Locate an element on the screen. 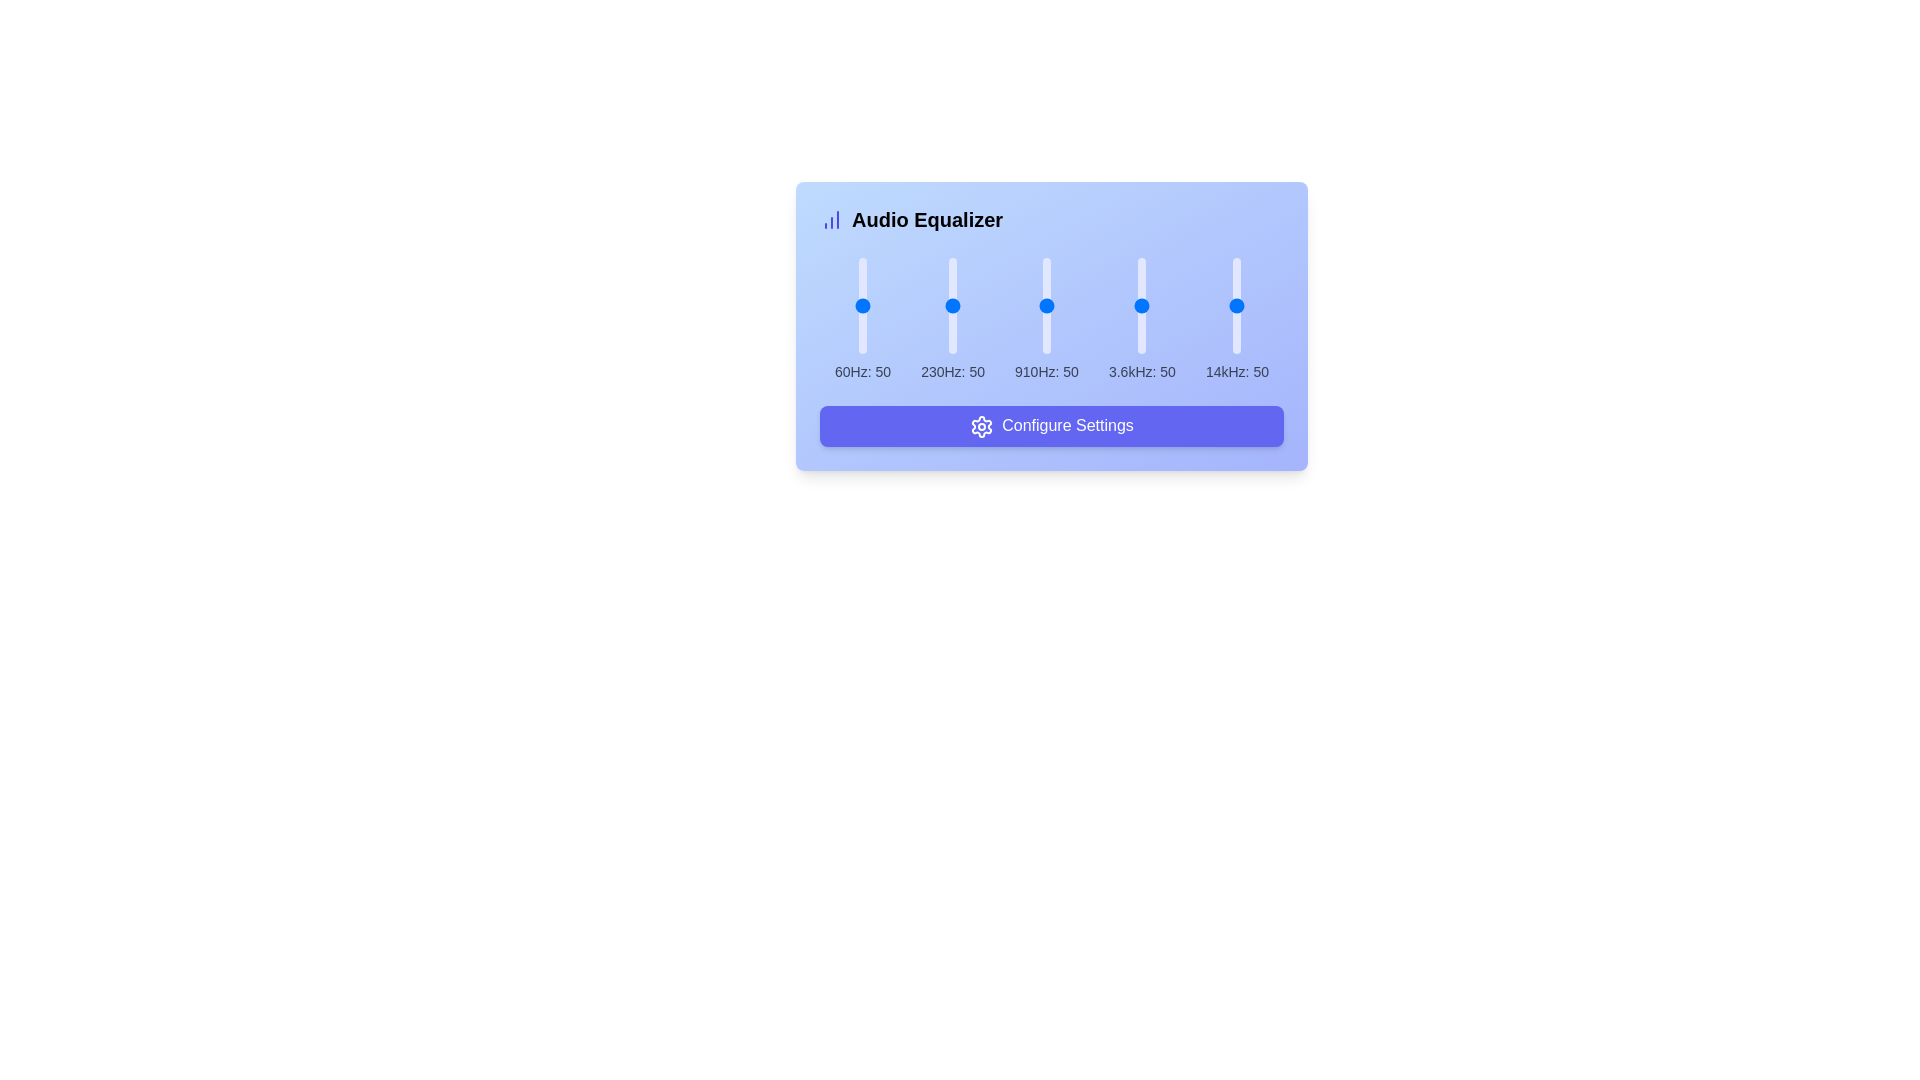  the 230Hz slider value is located at coordinates (952, 281).